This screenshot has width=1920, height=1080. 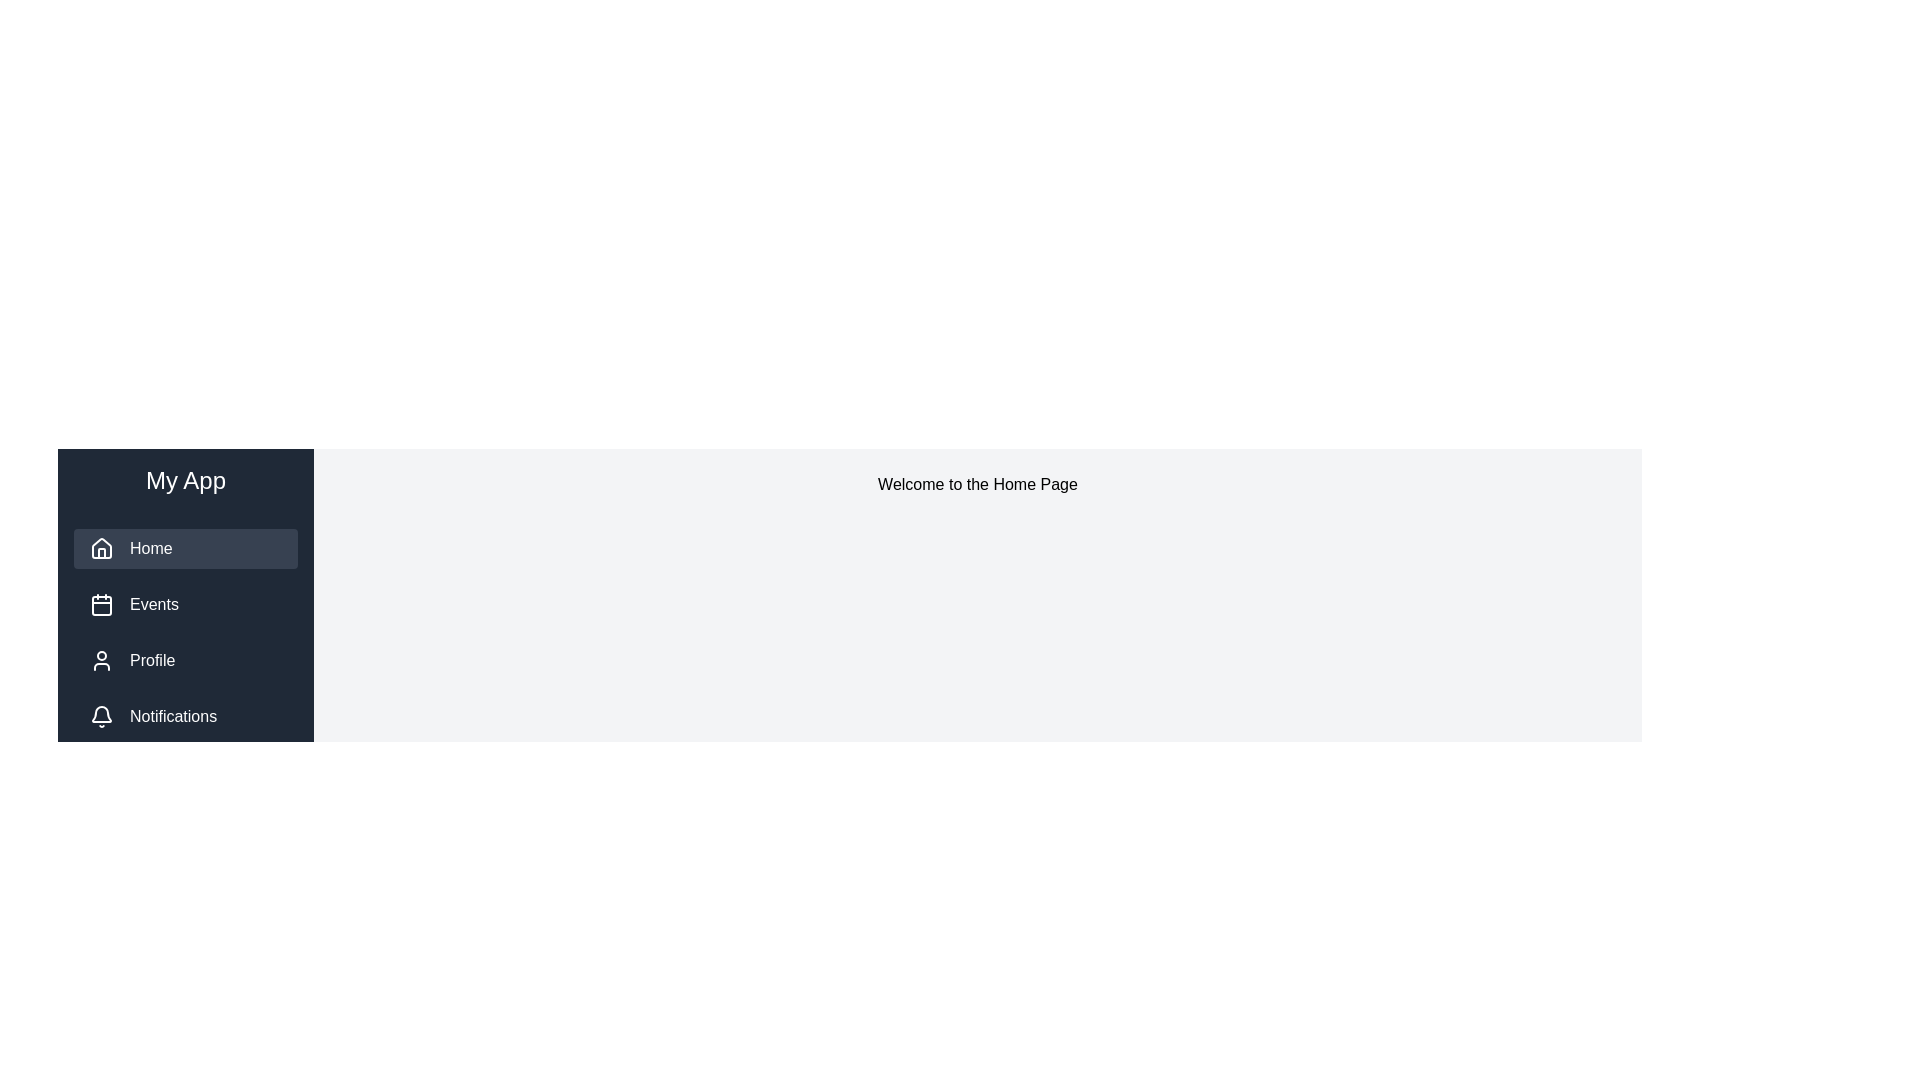 I want to click on the SVG icon resembling a house outline in the sidebar navigation menu labeled 'Home', so click(x=100, y=548).